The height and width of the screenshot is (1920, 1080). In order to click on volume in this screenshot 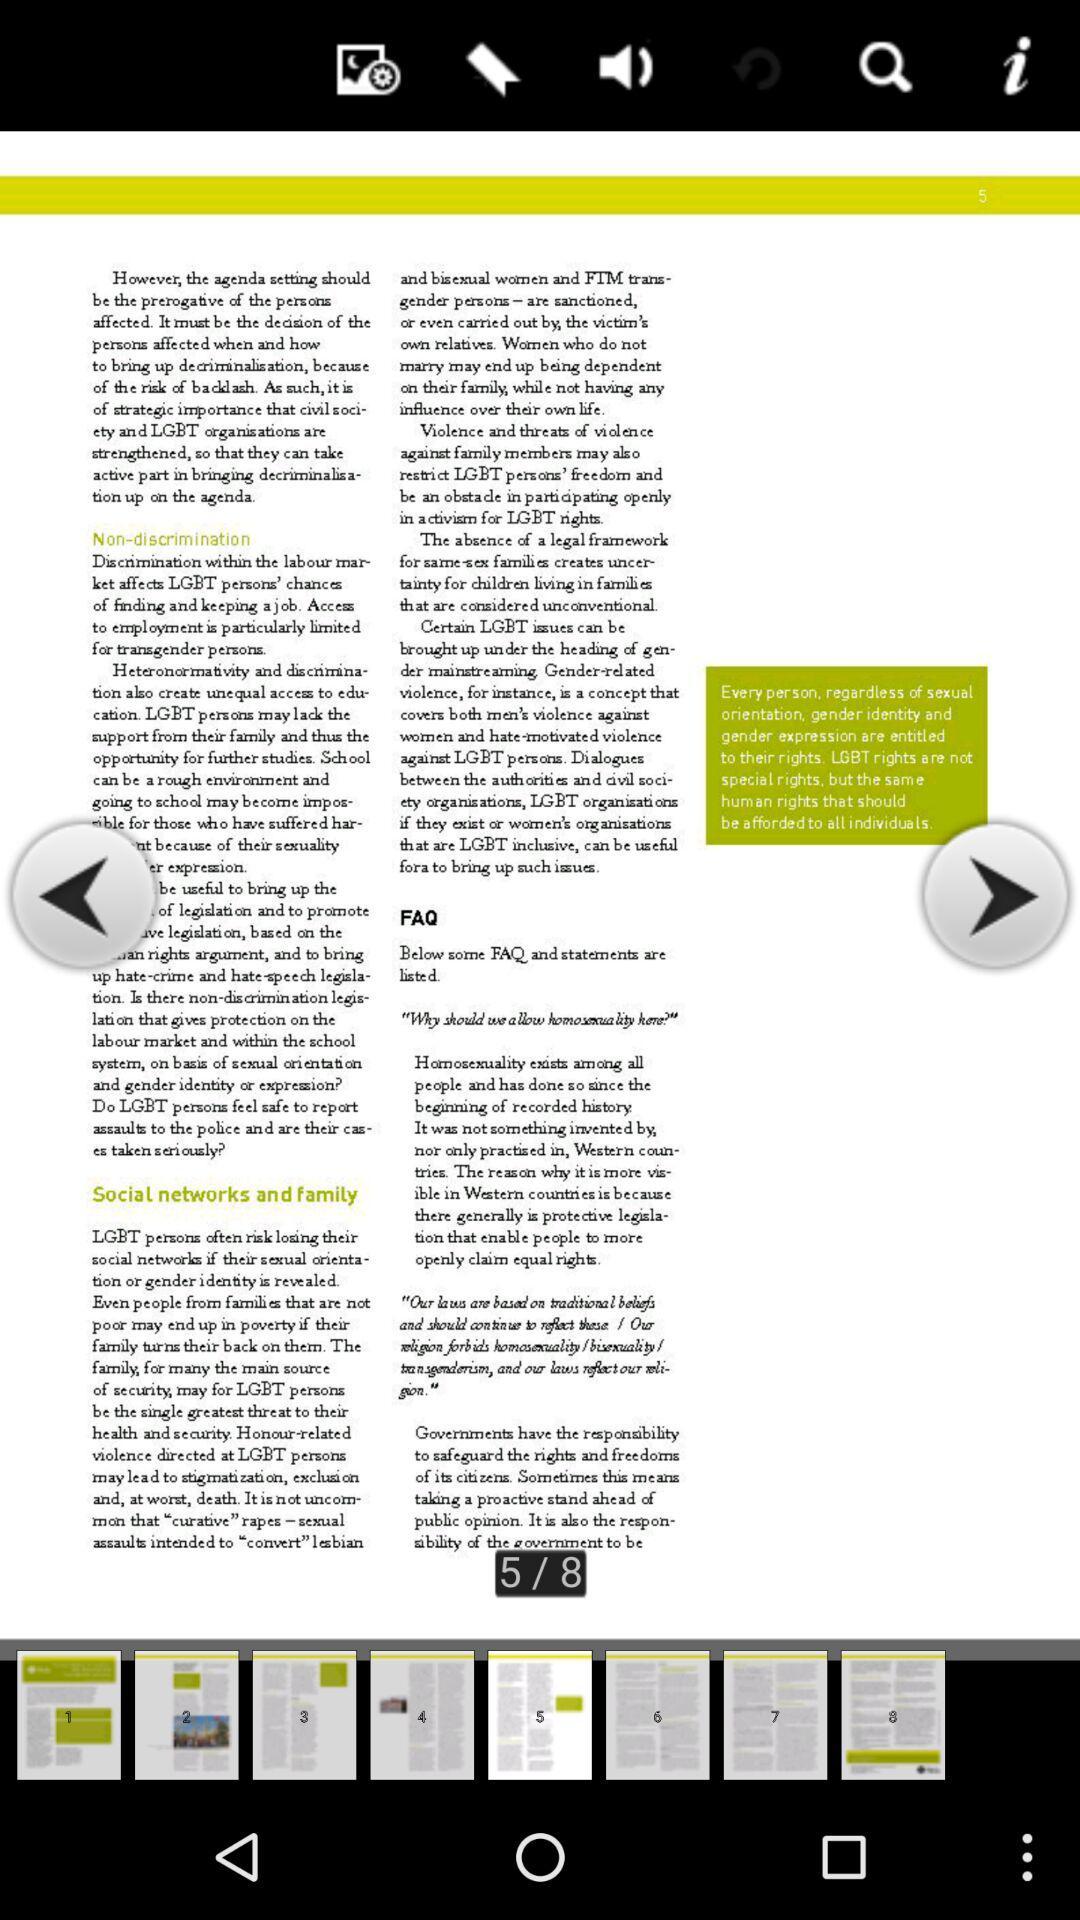, I will do `click(619, 65)`.